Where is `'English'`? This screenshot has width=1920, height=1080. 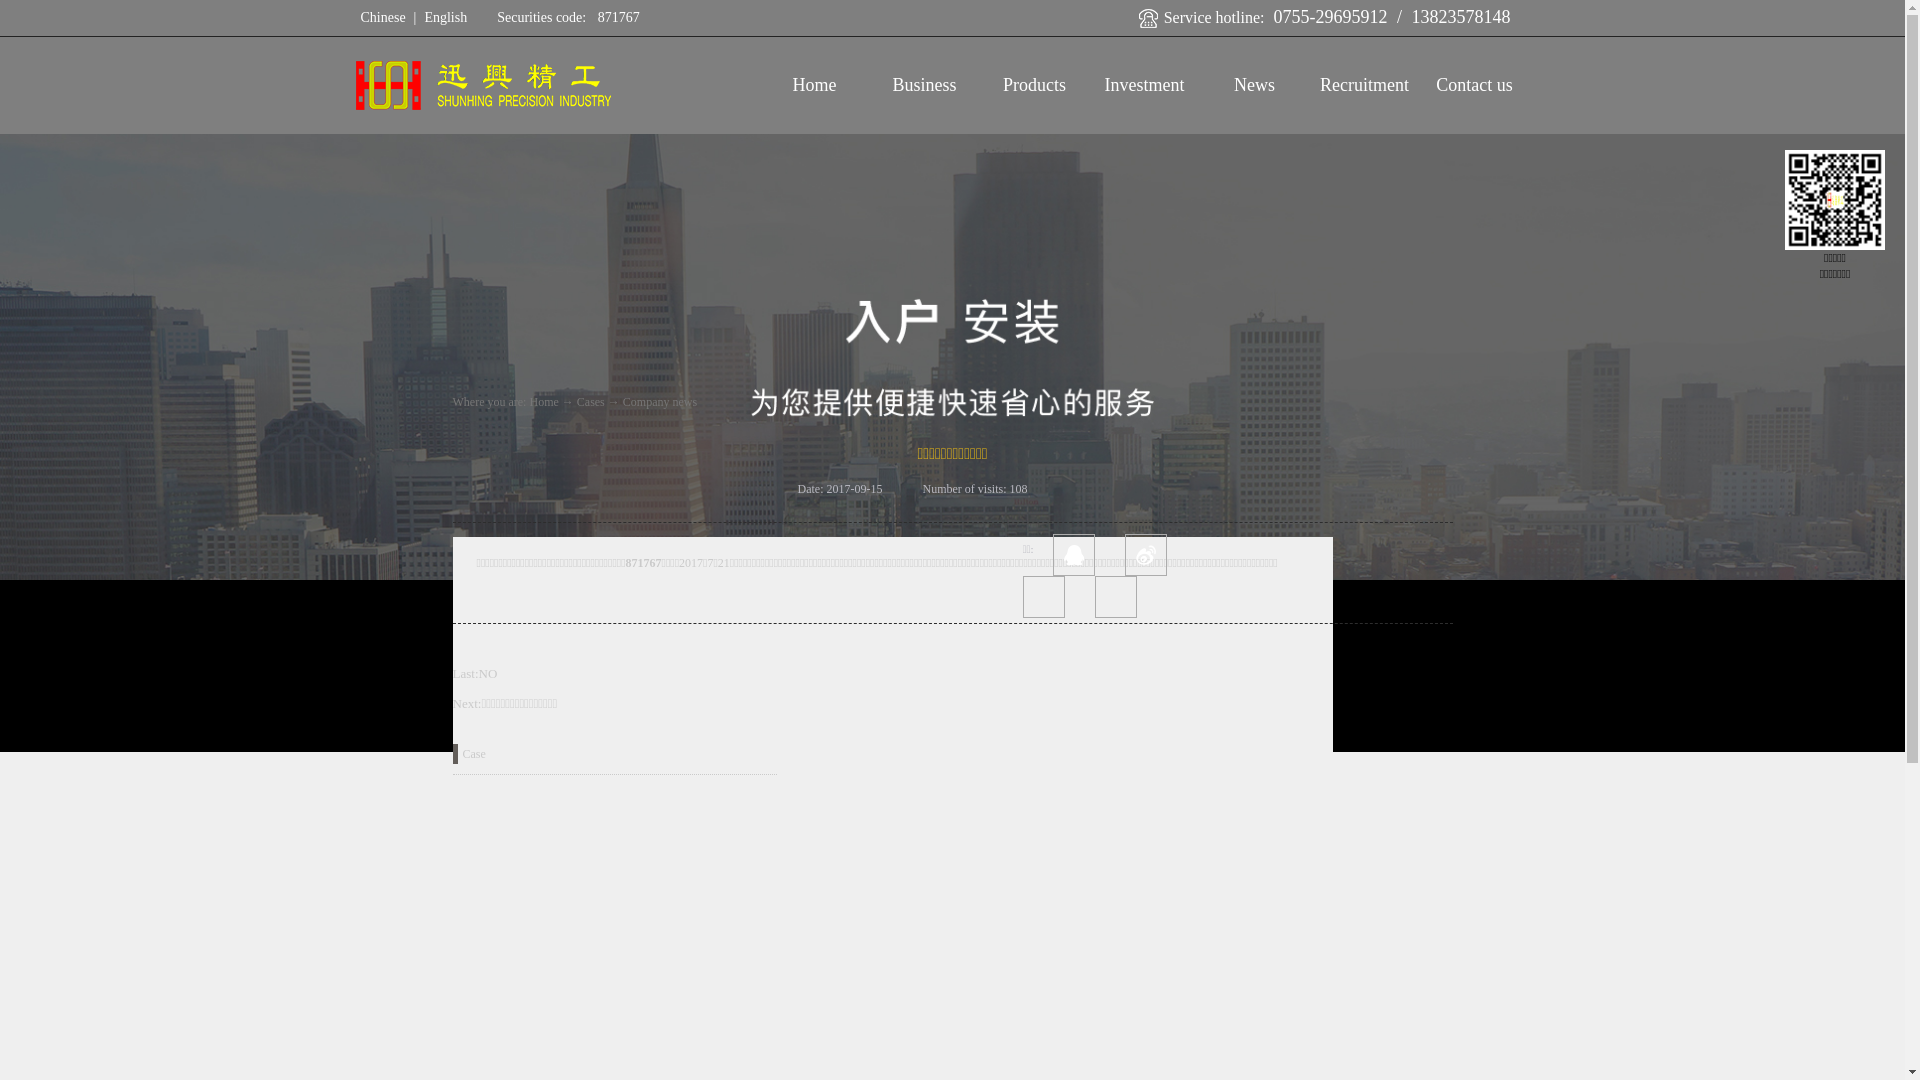 'English' is located at coordinates (444, 17).